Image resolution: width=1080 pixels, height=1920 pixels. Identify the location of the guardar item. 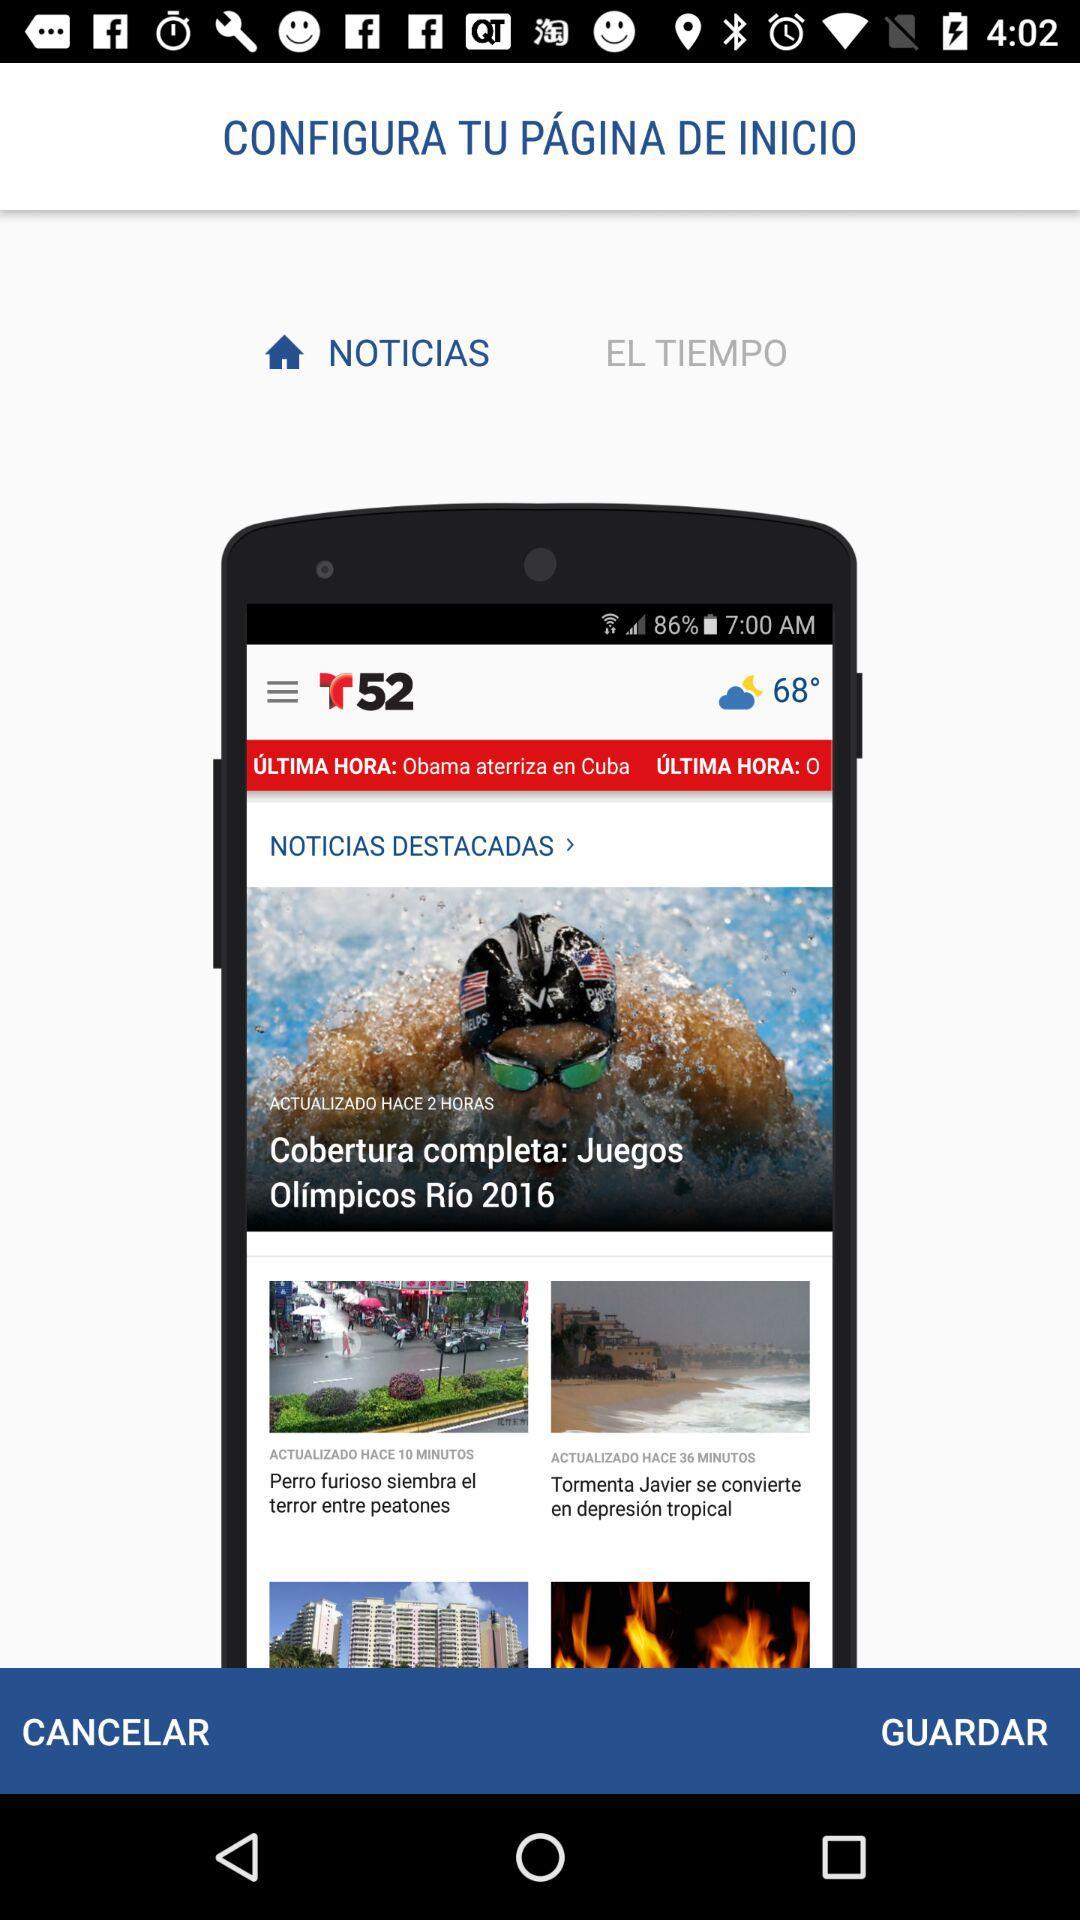
(963, 1730).